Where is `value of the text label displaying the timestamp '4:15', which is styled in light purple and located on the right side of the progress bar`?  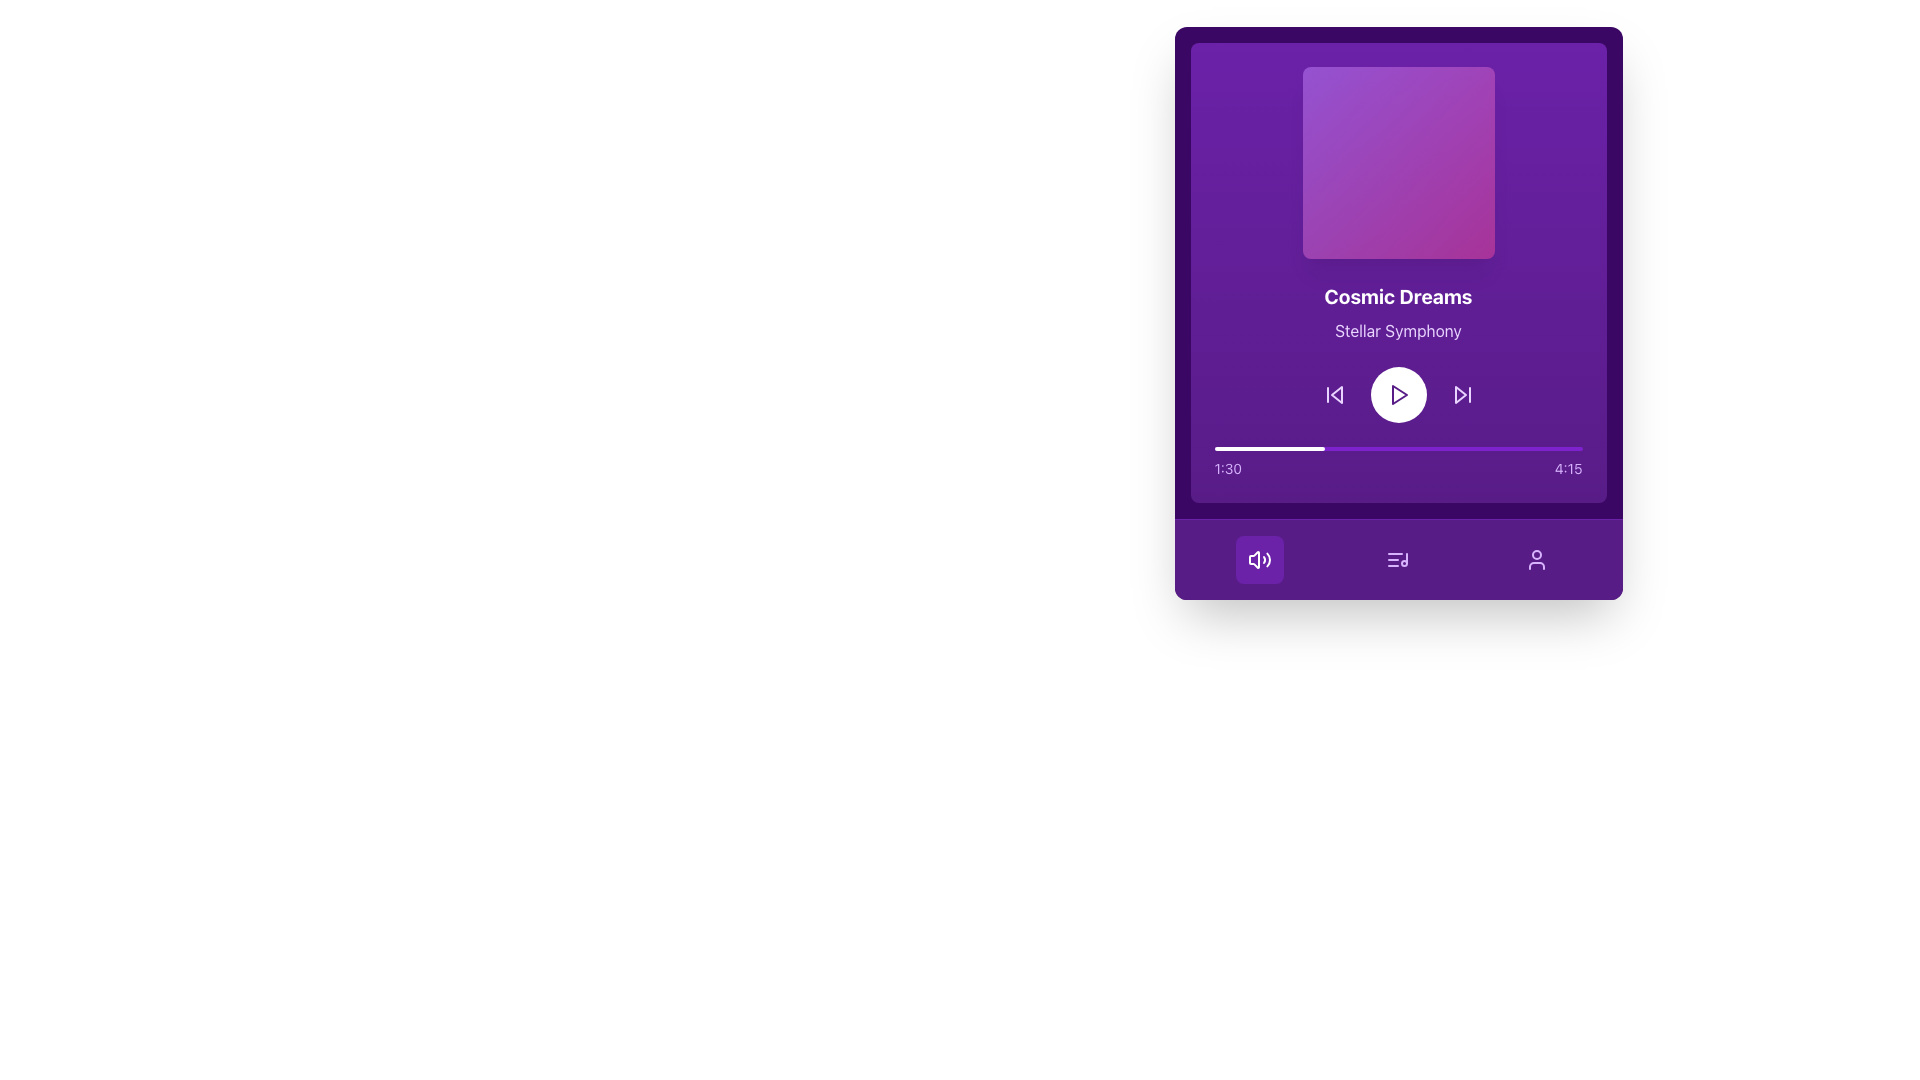
value of the text label displaying the timestamp '4:15', which is styled in light purple and located on the right side of the progress bar is located at coordinates (1567, 469).